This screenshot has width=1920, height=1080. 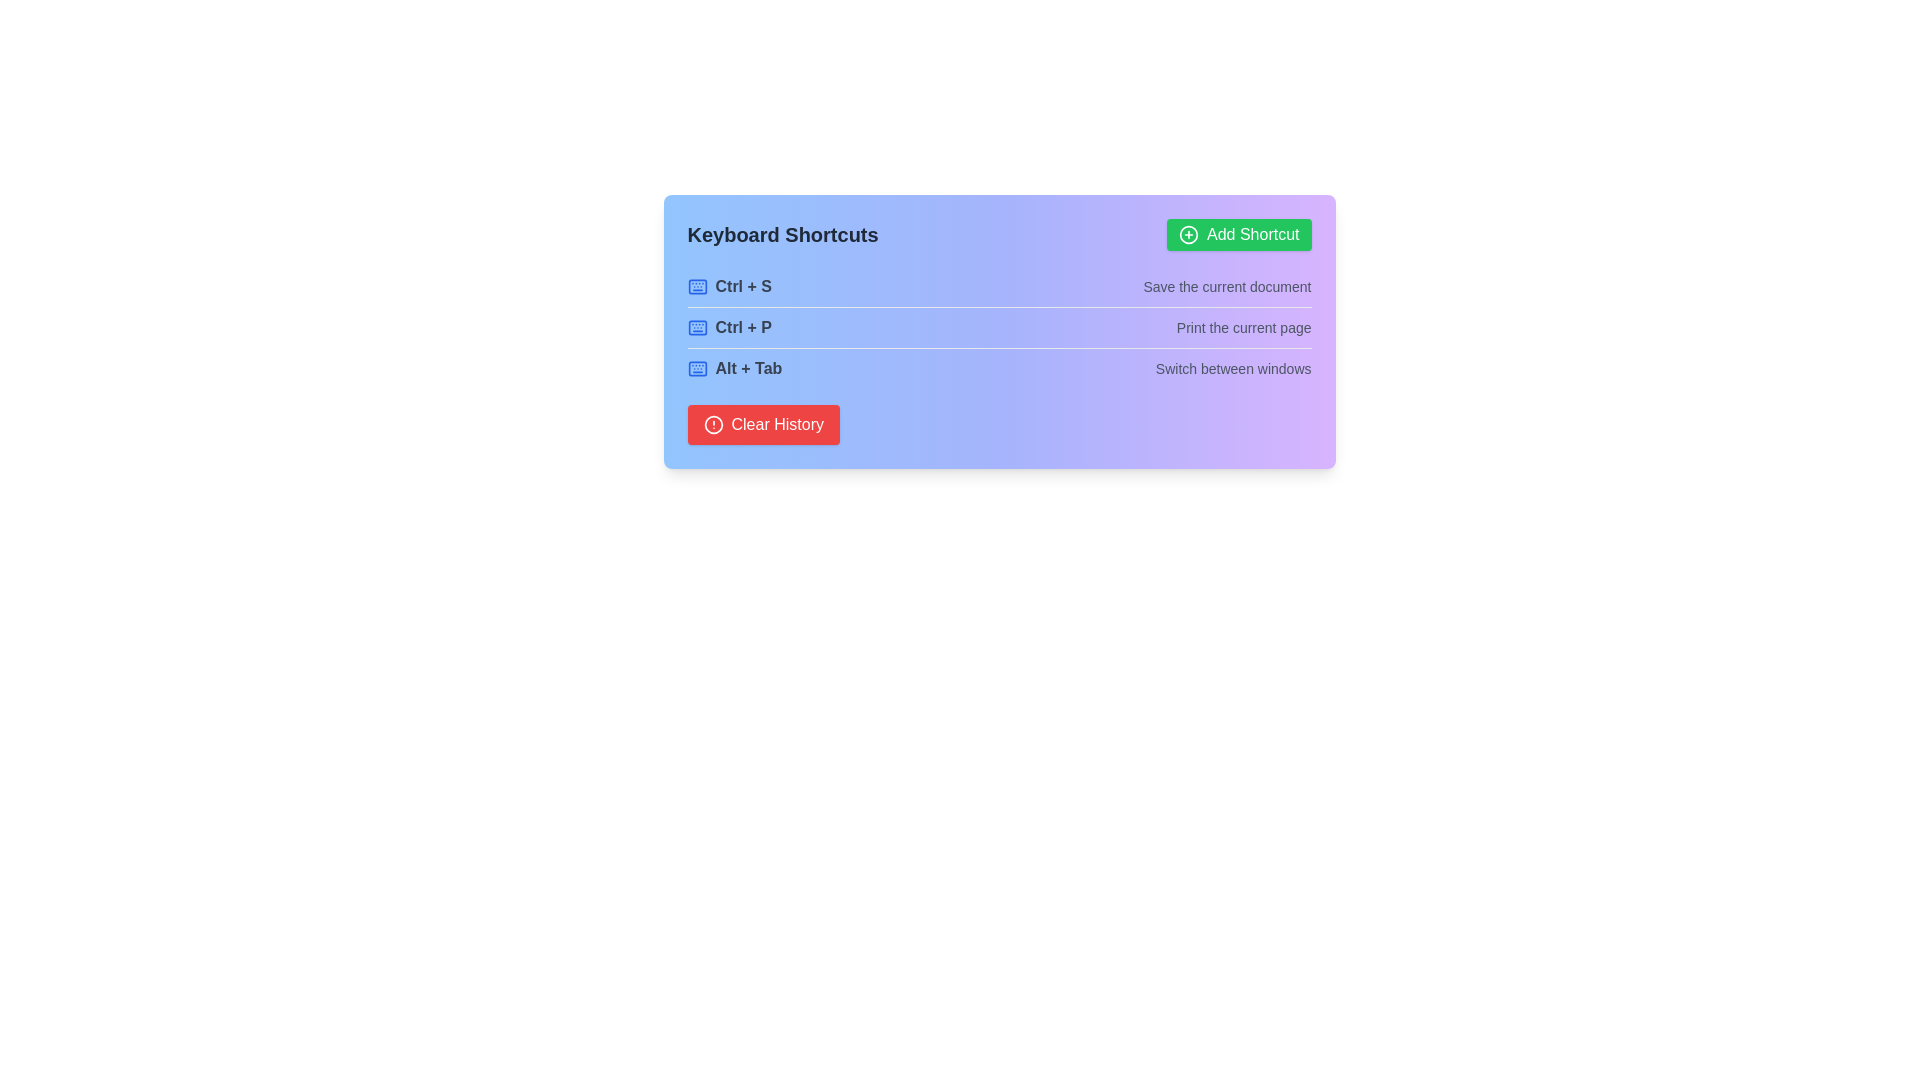 I want to click on the List item that describes the 'Ctrl + P' keyboard shortcut, so click(x=999, y=326).